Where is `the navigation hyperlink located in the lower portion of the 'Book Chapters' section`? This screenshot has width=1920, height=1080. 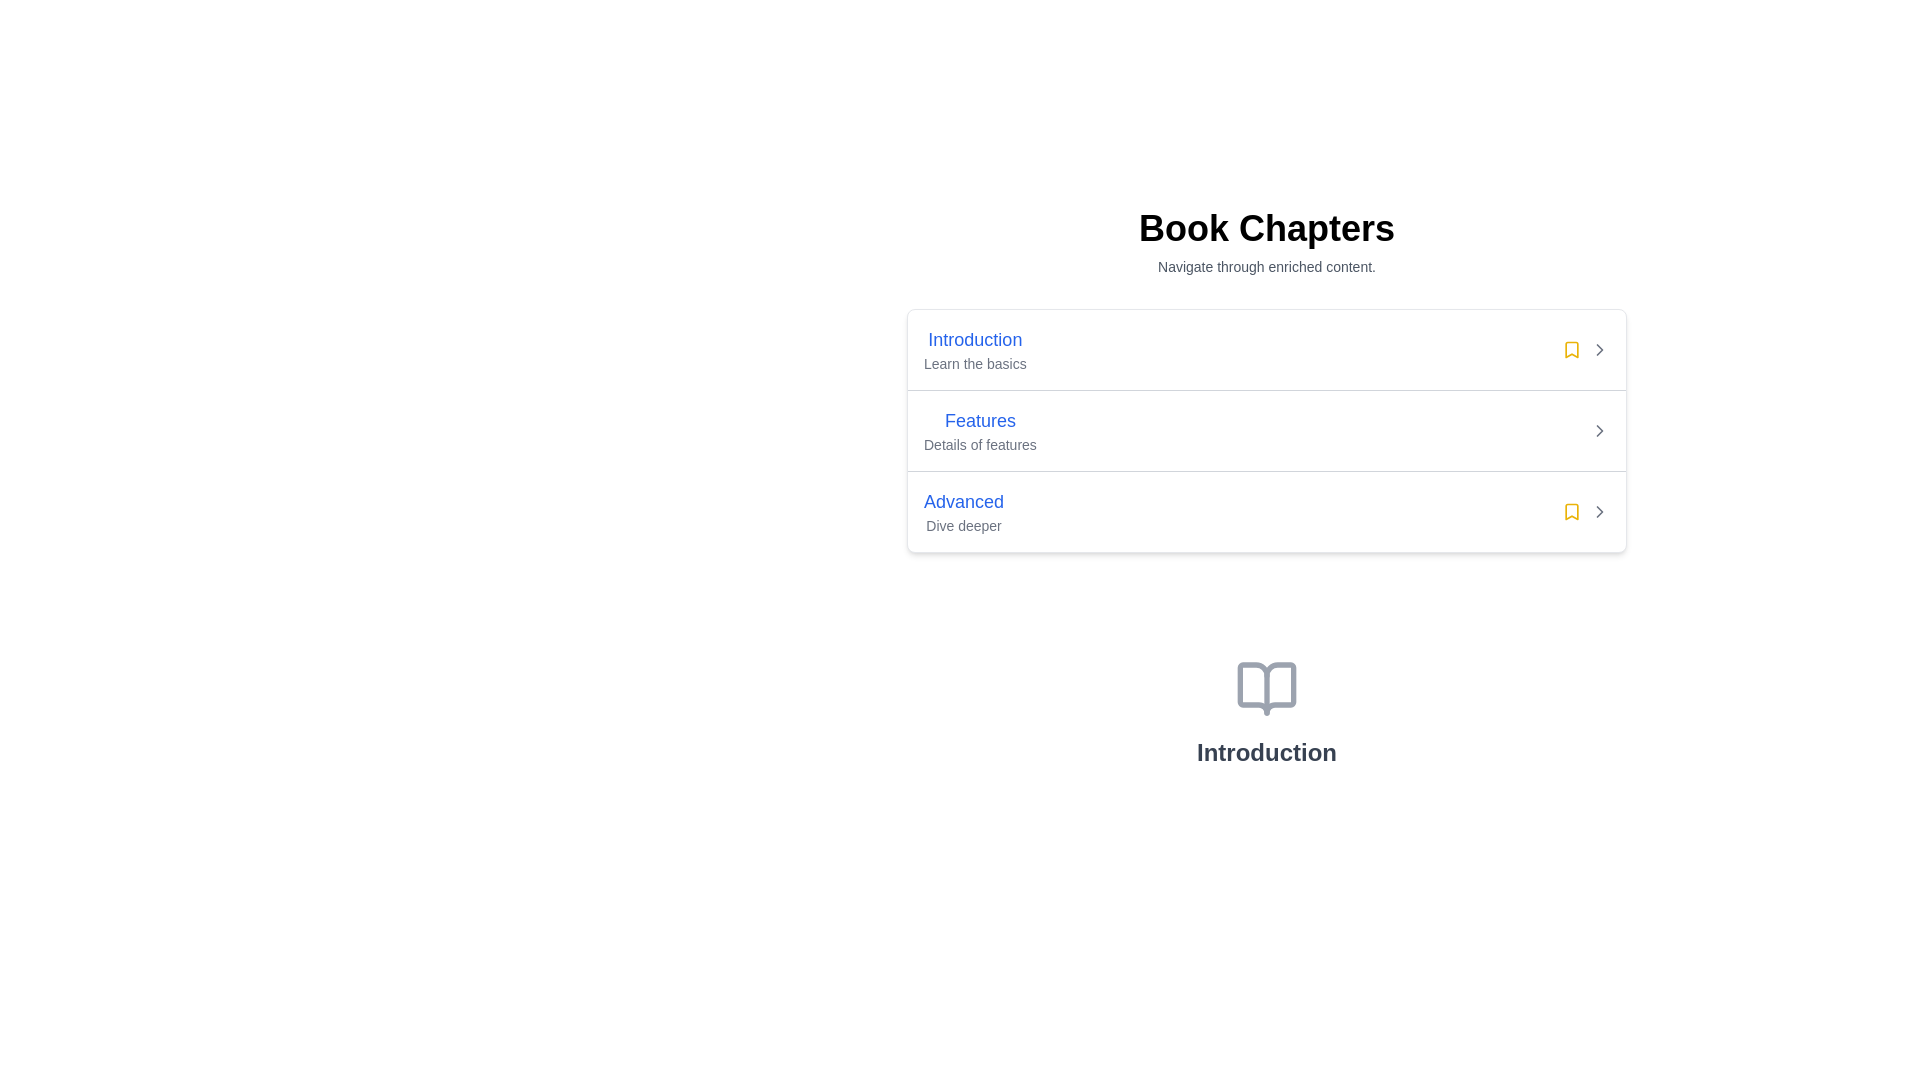
the navigation hyperlink located in the lower portion of the 'Book Chapters' section is located at coordinates (964, 500).